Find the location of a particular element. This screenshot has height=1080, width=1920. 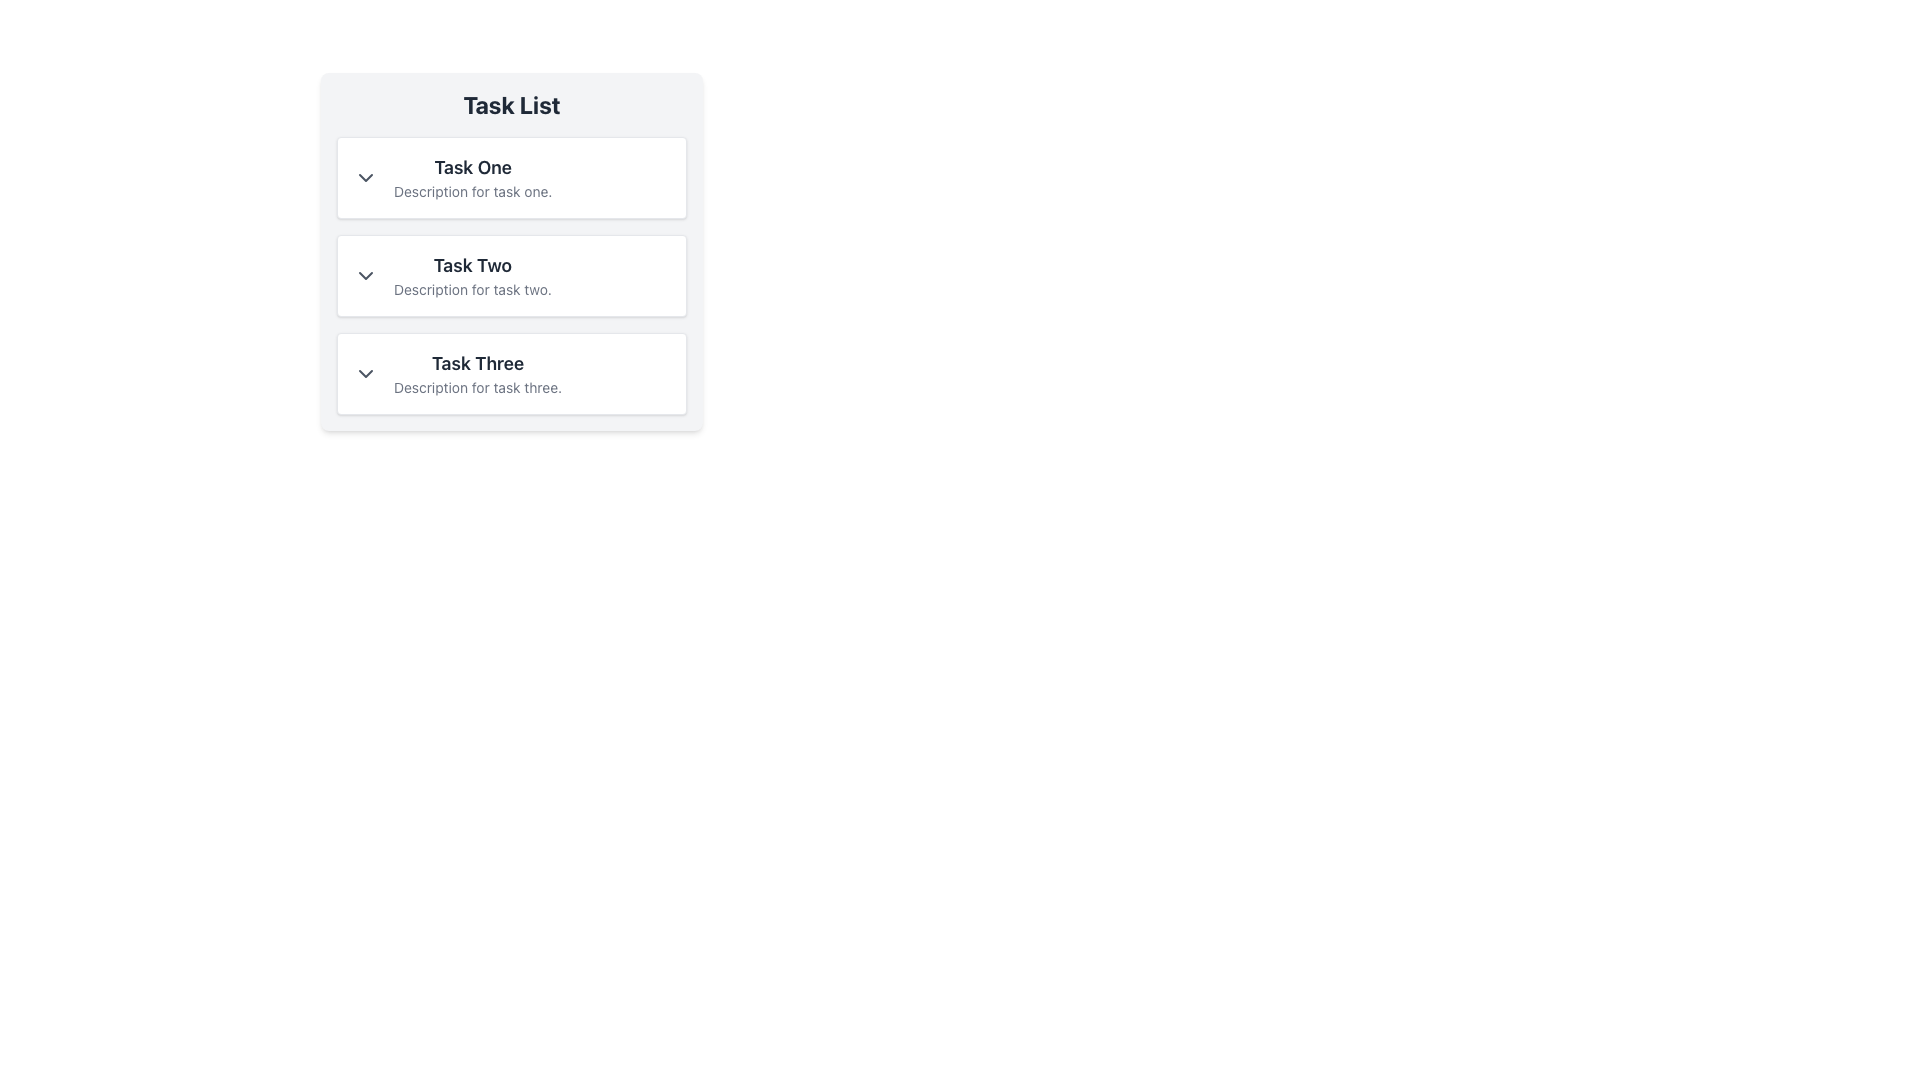

title text label for the second task in the 'Task List', which provides a concise identifier for the task is located at coordinates (471, 265).